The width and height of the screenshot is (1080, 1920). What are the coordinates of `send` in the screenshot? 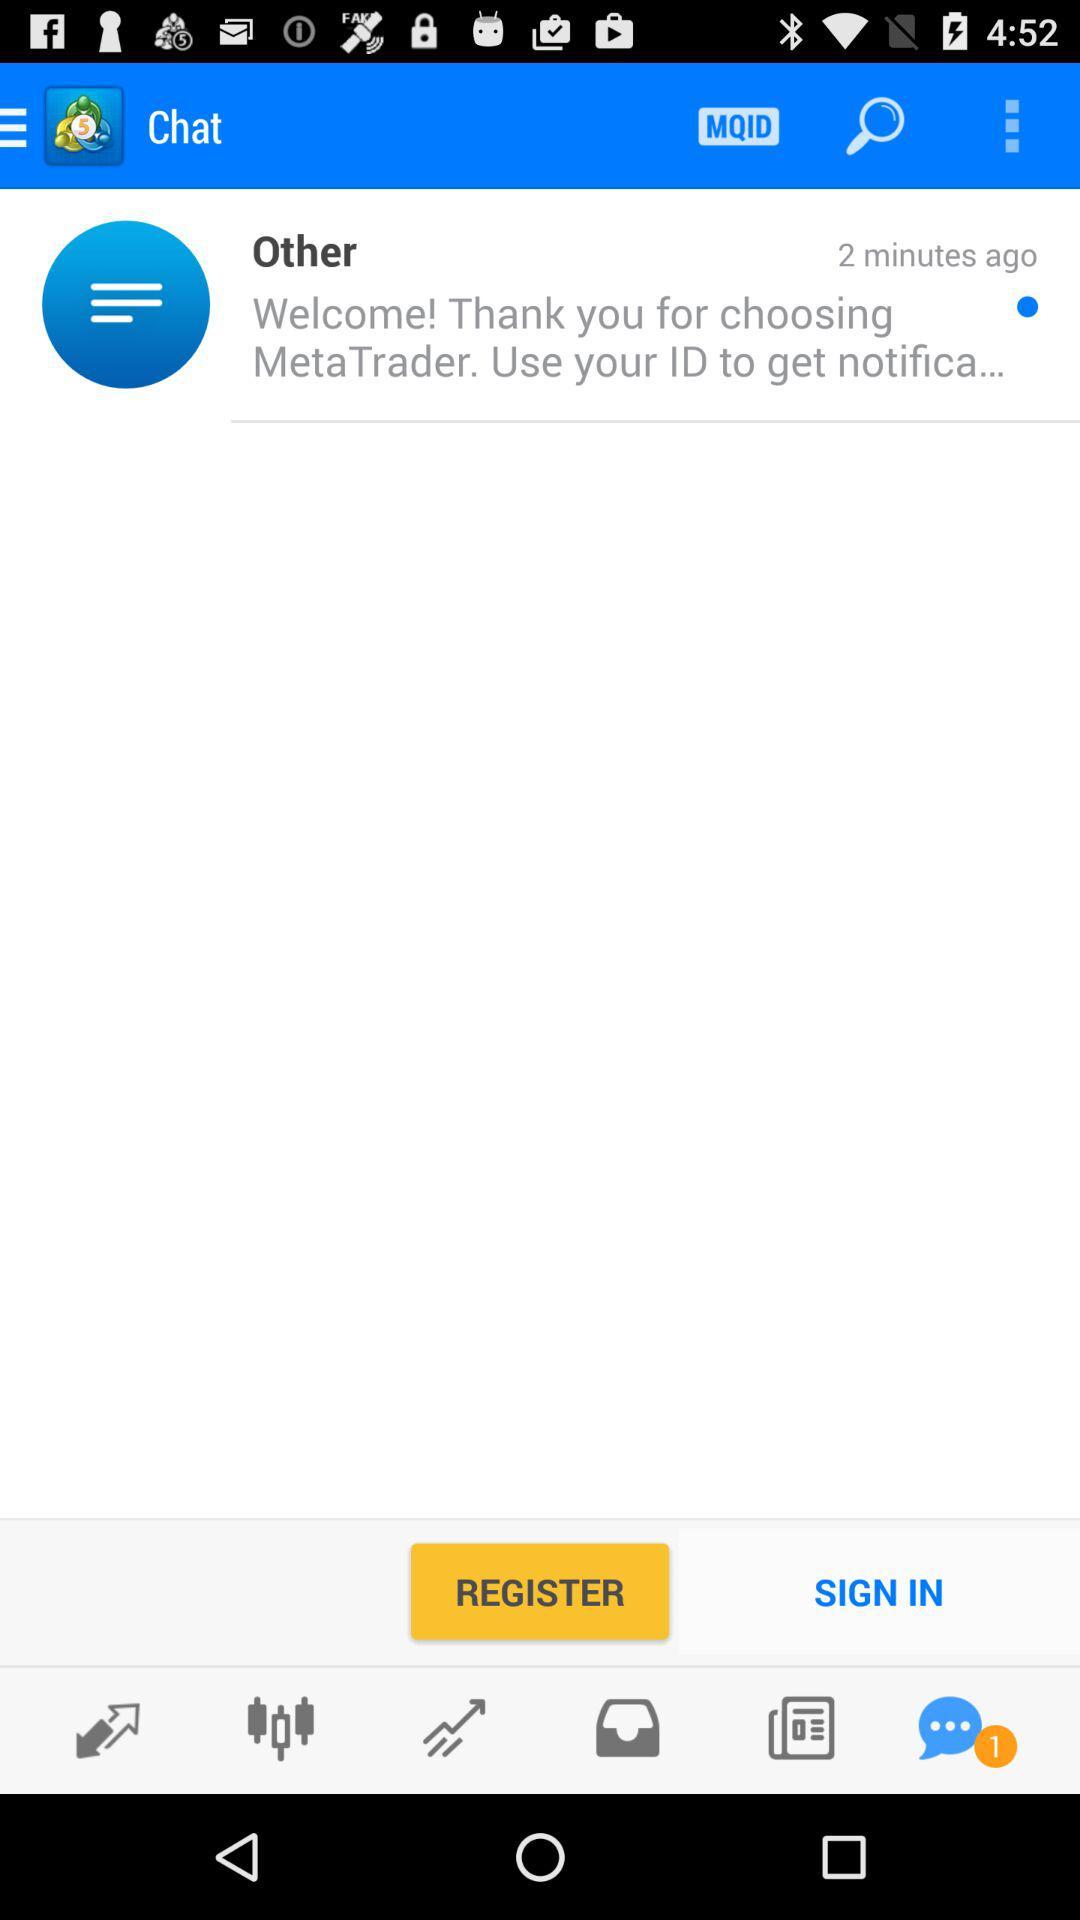 It's located at (454, 1727).